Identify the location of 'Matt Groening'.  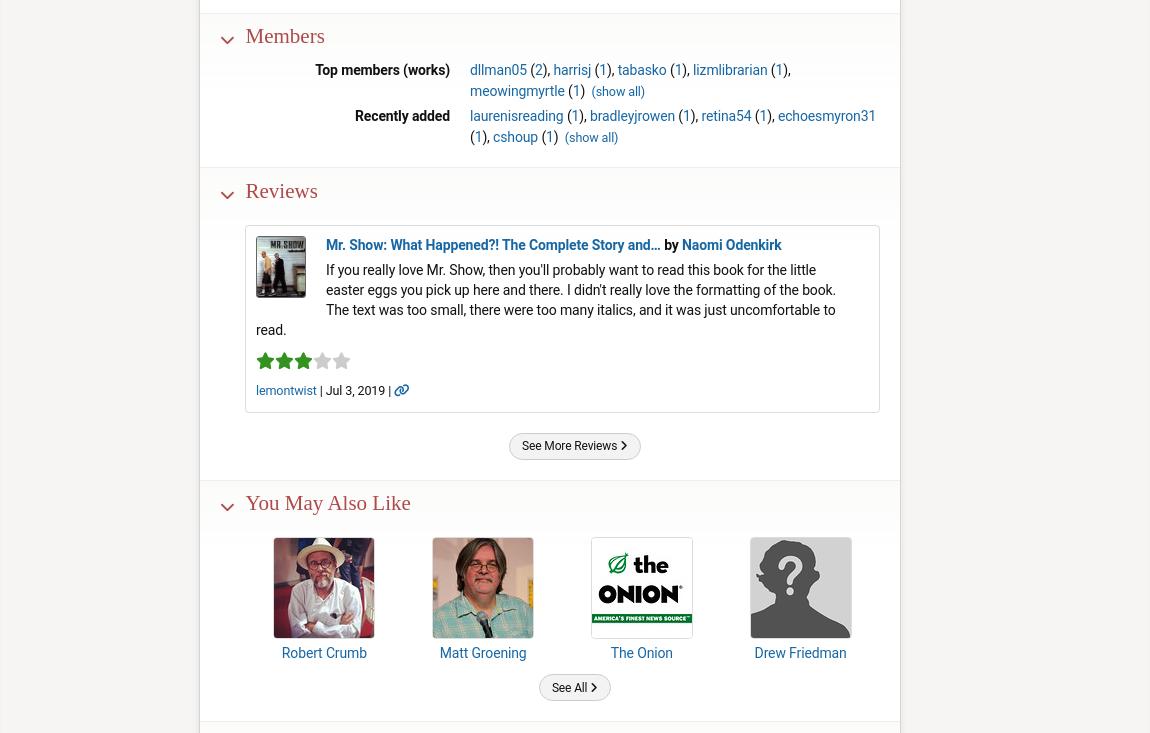
(482, 652).